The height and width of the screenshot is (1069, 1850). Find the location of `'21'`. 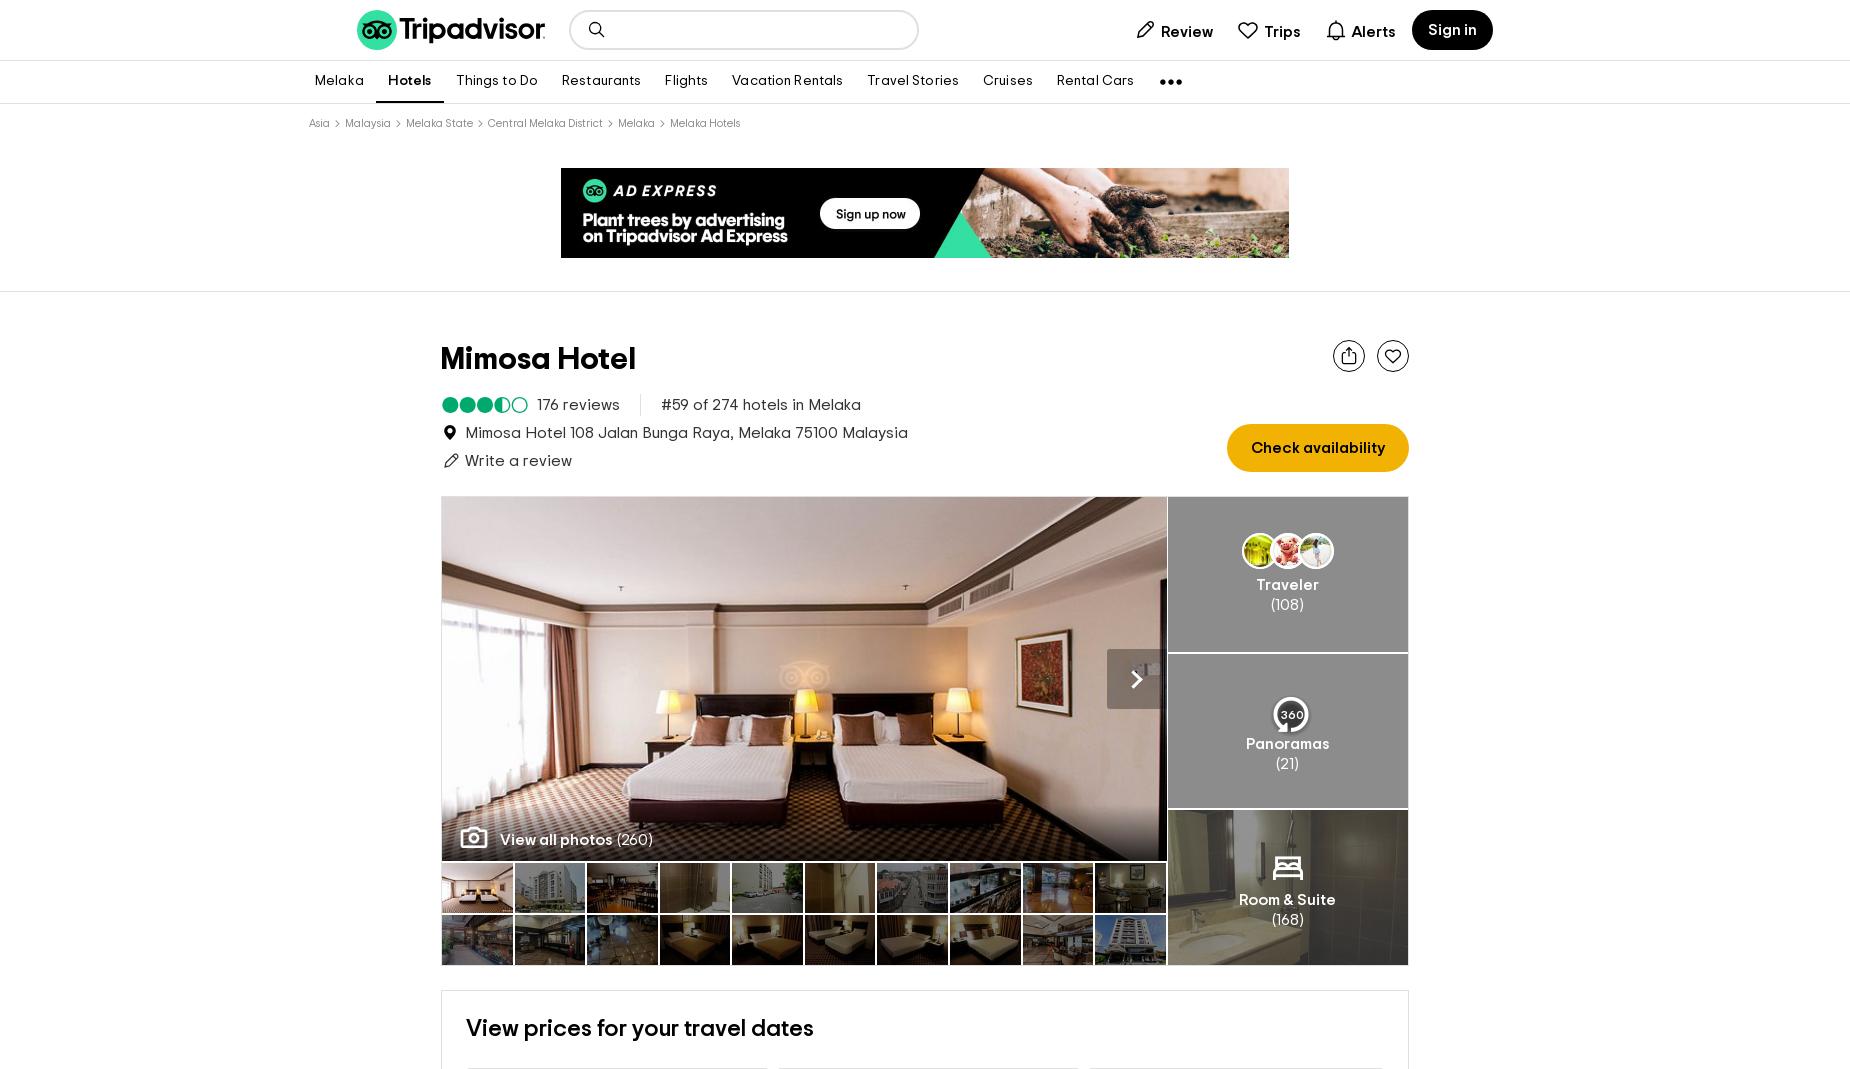

'21' is located at coordinates (1279, 764).